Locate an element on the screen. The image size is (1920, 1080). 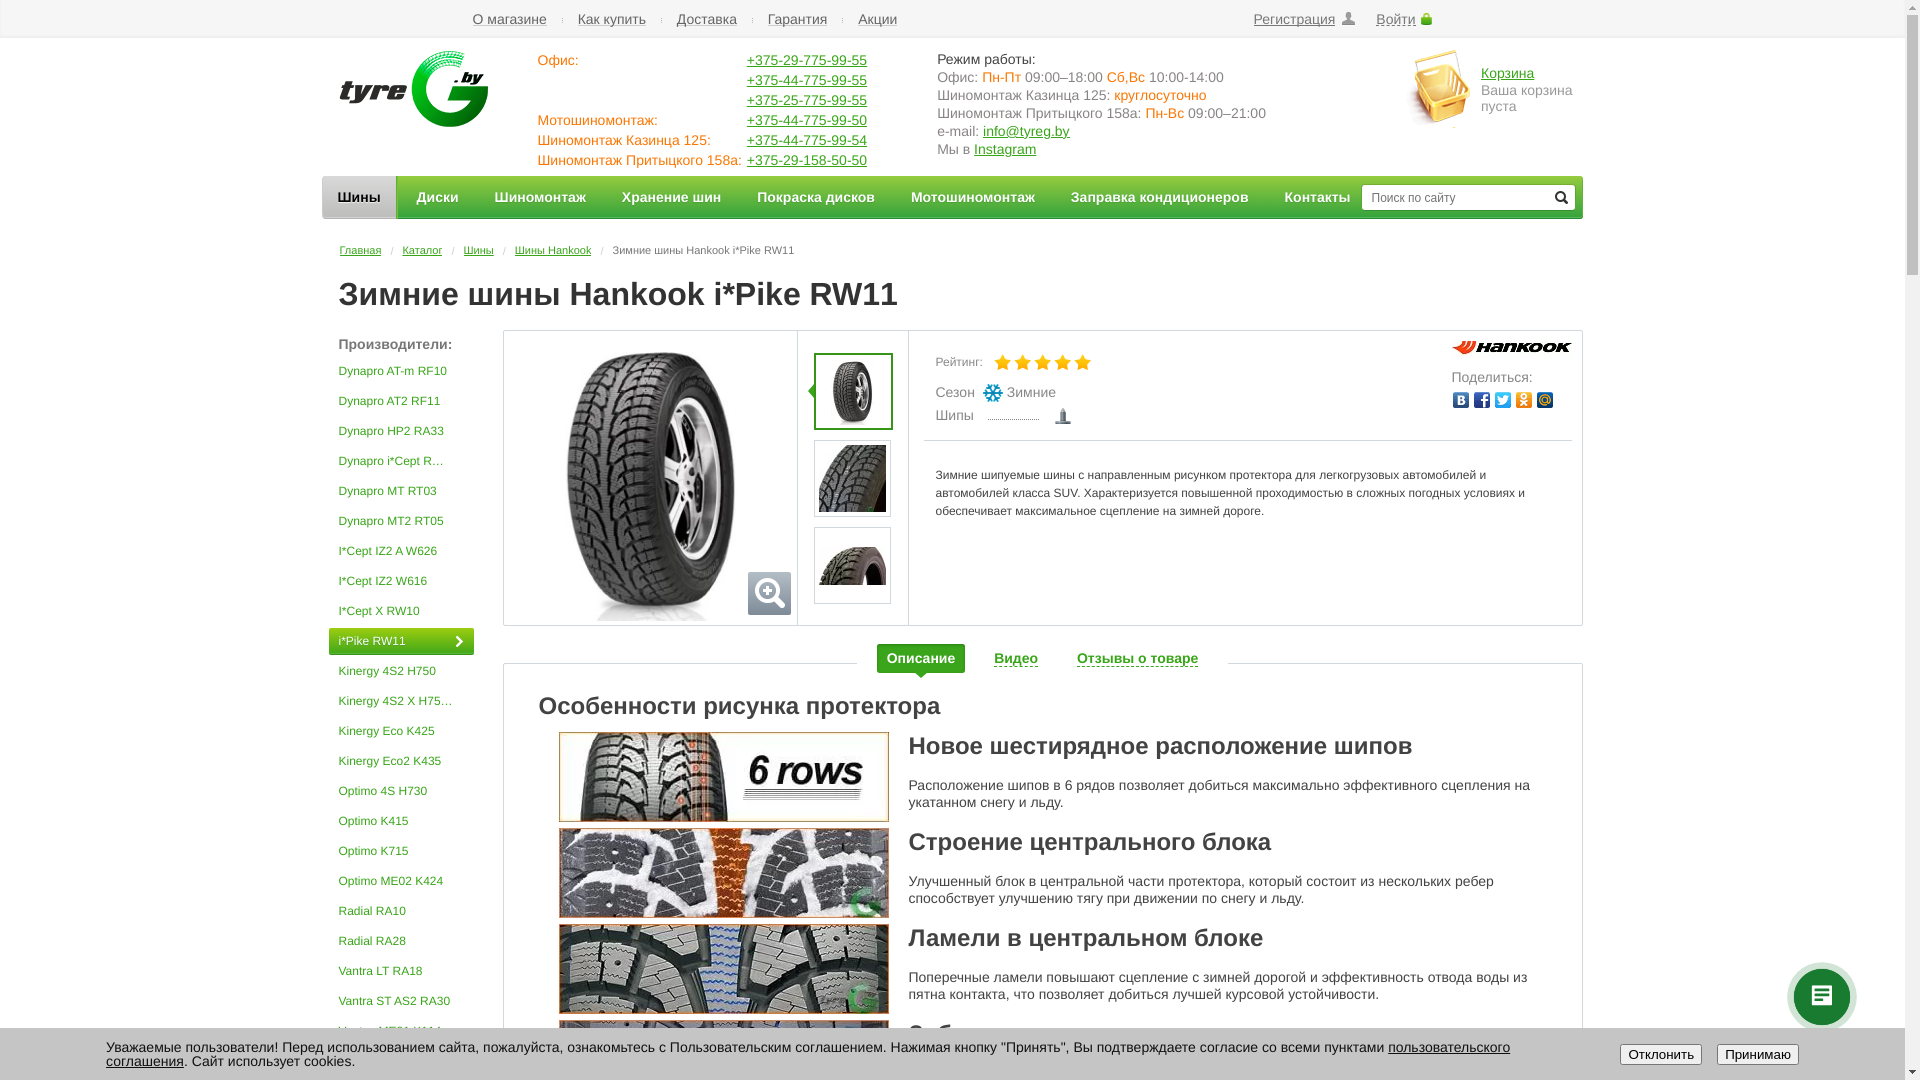
'Optimo K715' is located at coordinates (400, 851).